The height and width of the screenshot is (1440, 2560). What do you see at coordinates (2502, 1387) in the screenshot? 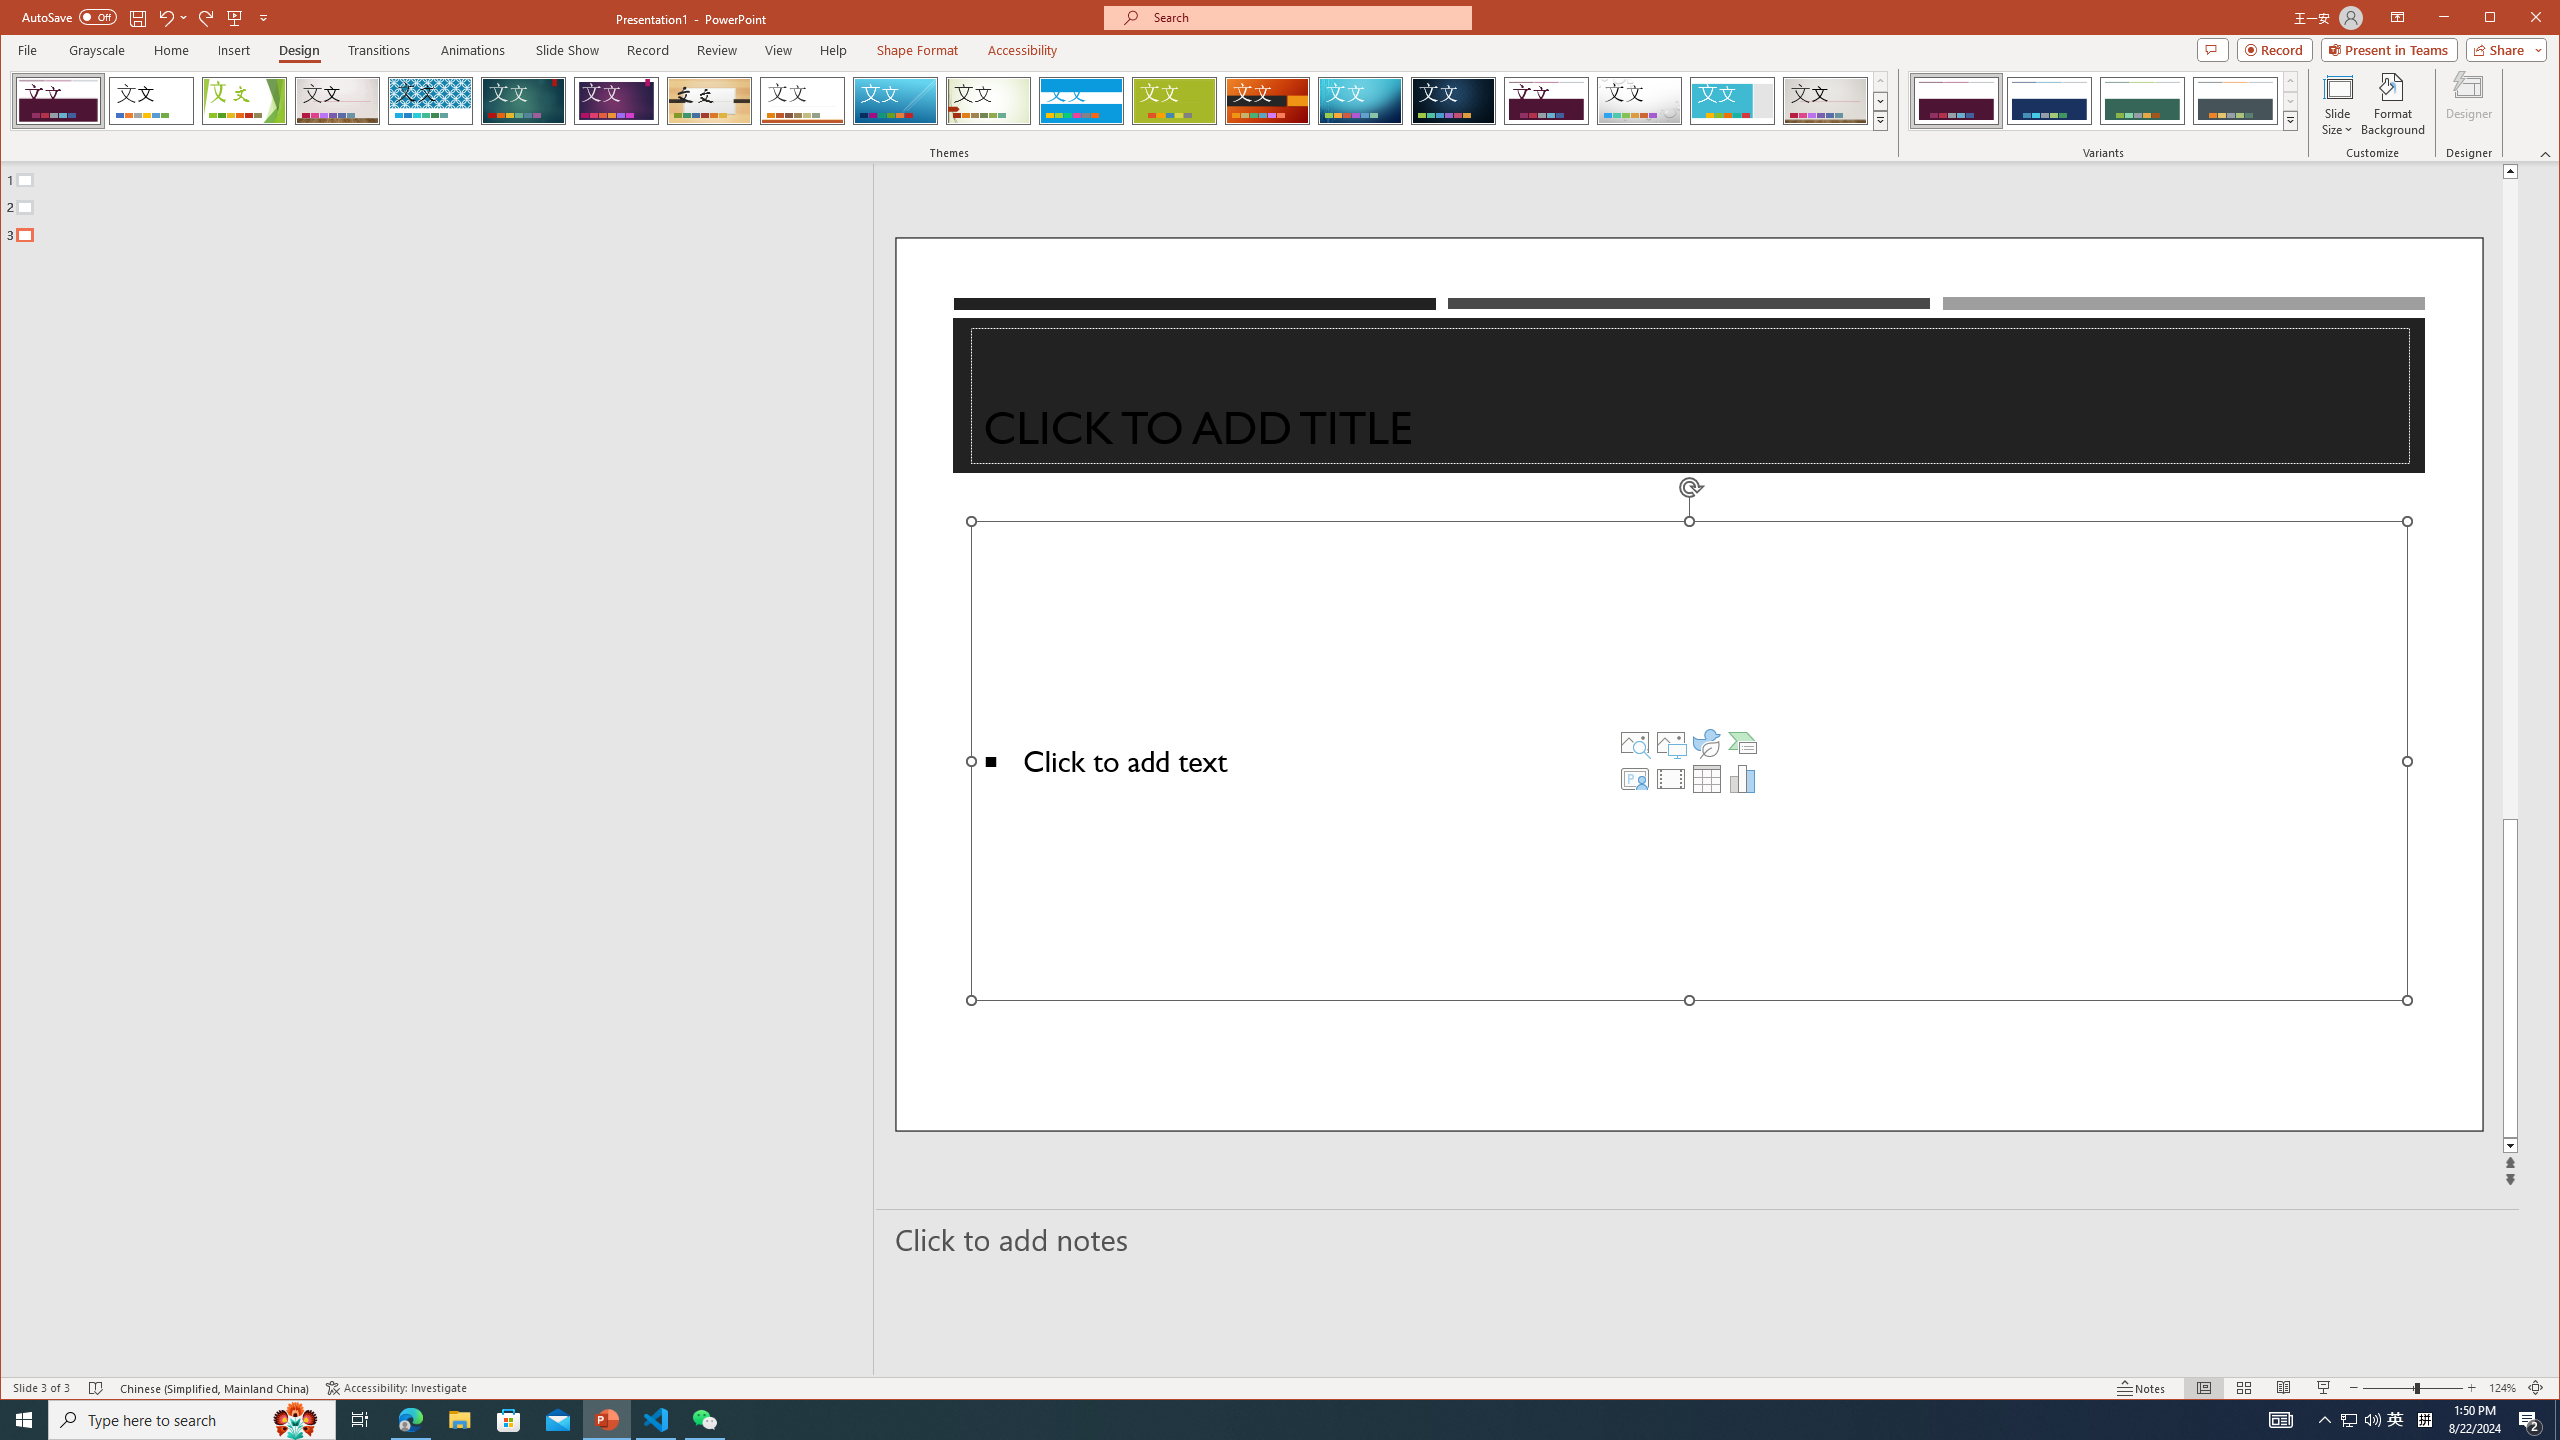
I see `'Zoom 124%'` at bounding box center [2502, 1387].